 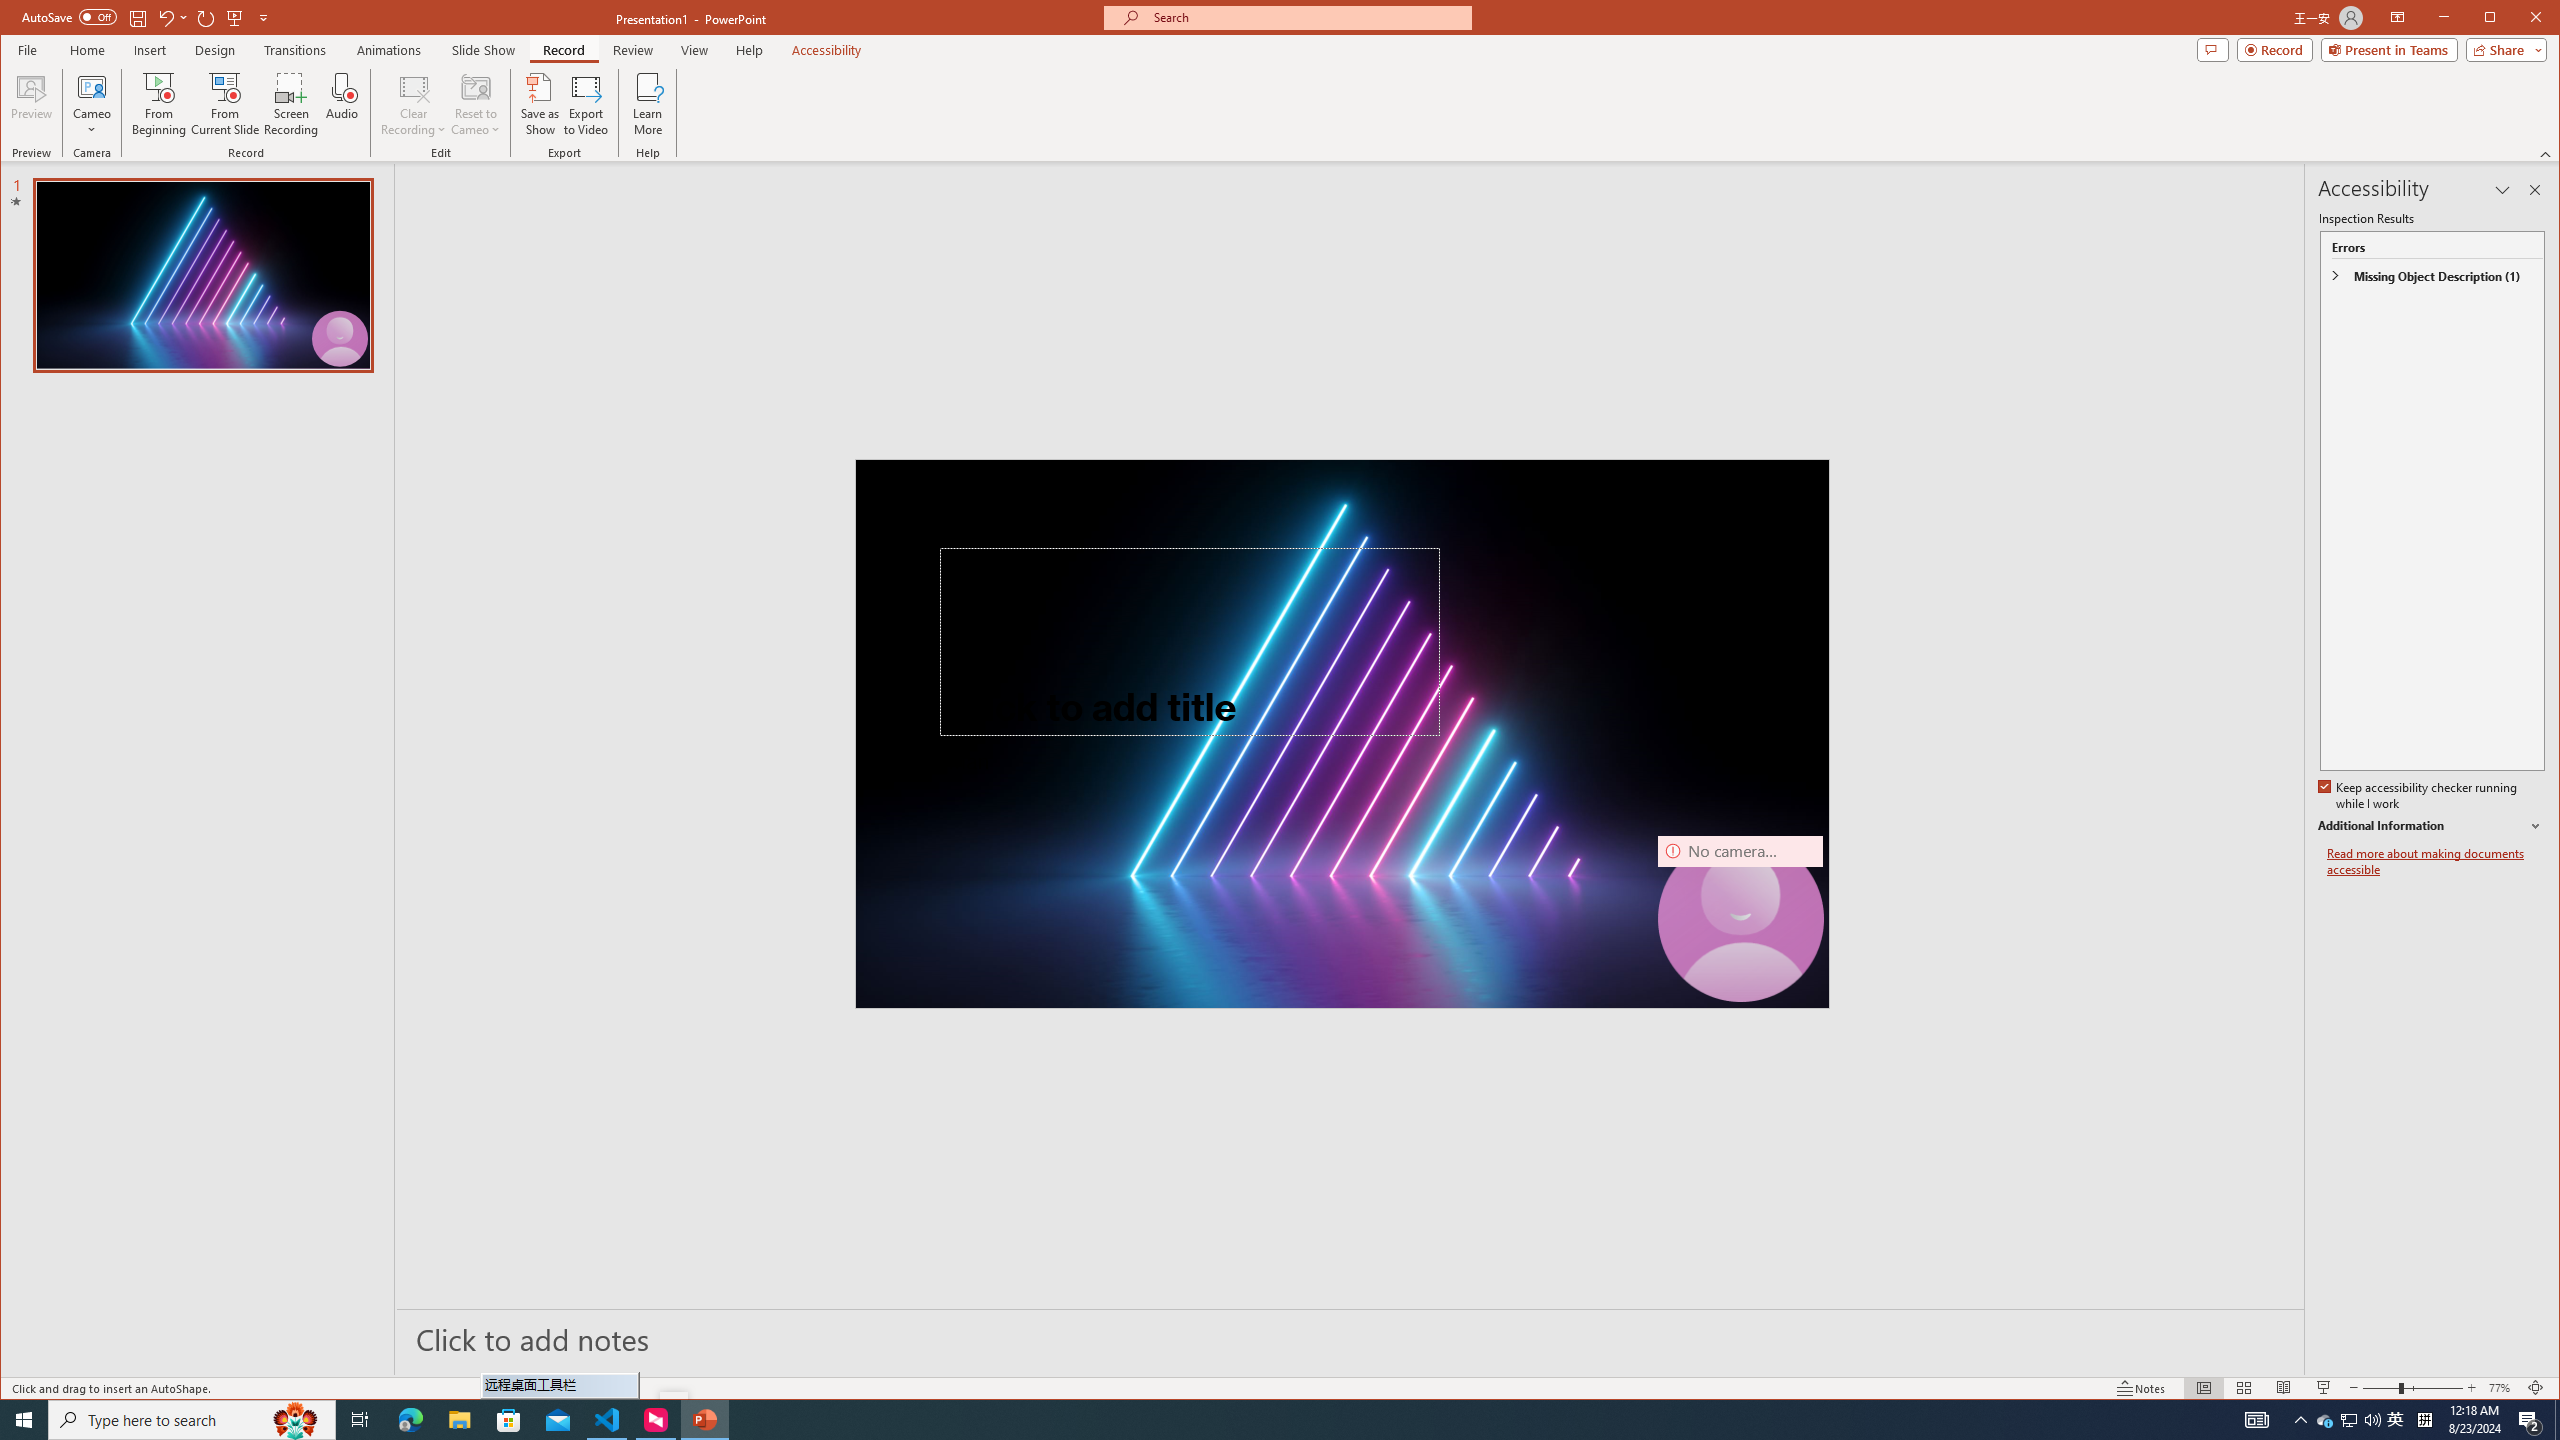 I want to click on 'Neon laser lights aligned to form a triangle', so click(x=1341, y=732).